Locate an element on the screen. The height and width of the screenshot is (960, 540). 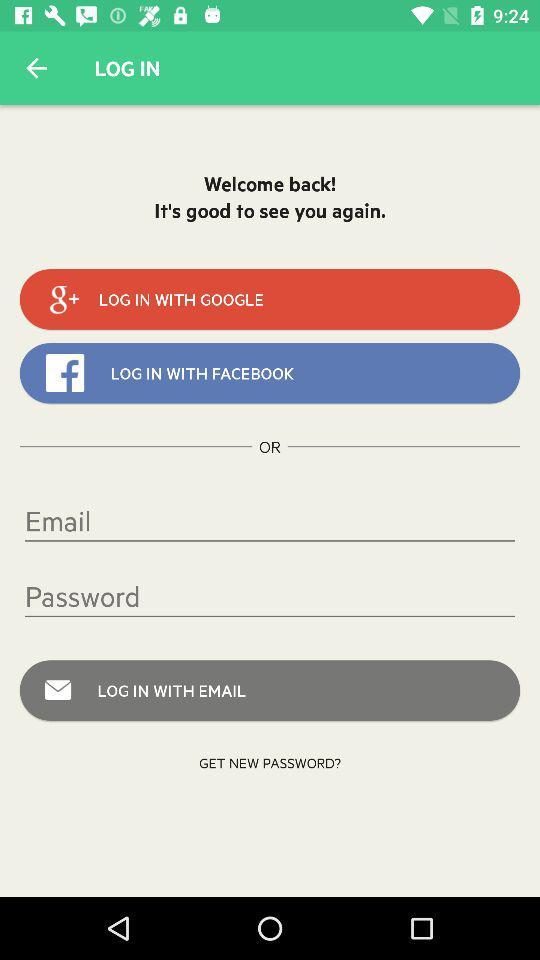
the icon above log in with icon is located at coordinates (270, 596).